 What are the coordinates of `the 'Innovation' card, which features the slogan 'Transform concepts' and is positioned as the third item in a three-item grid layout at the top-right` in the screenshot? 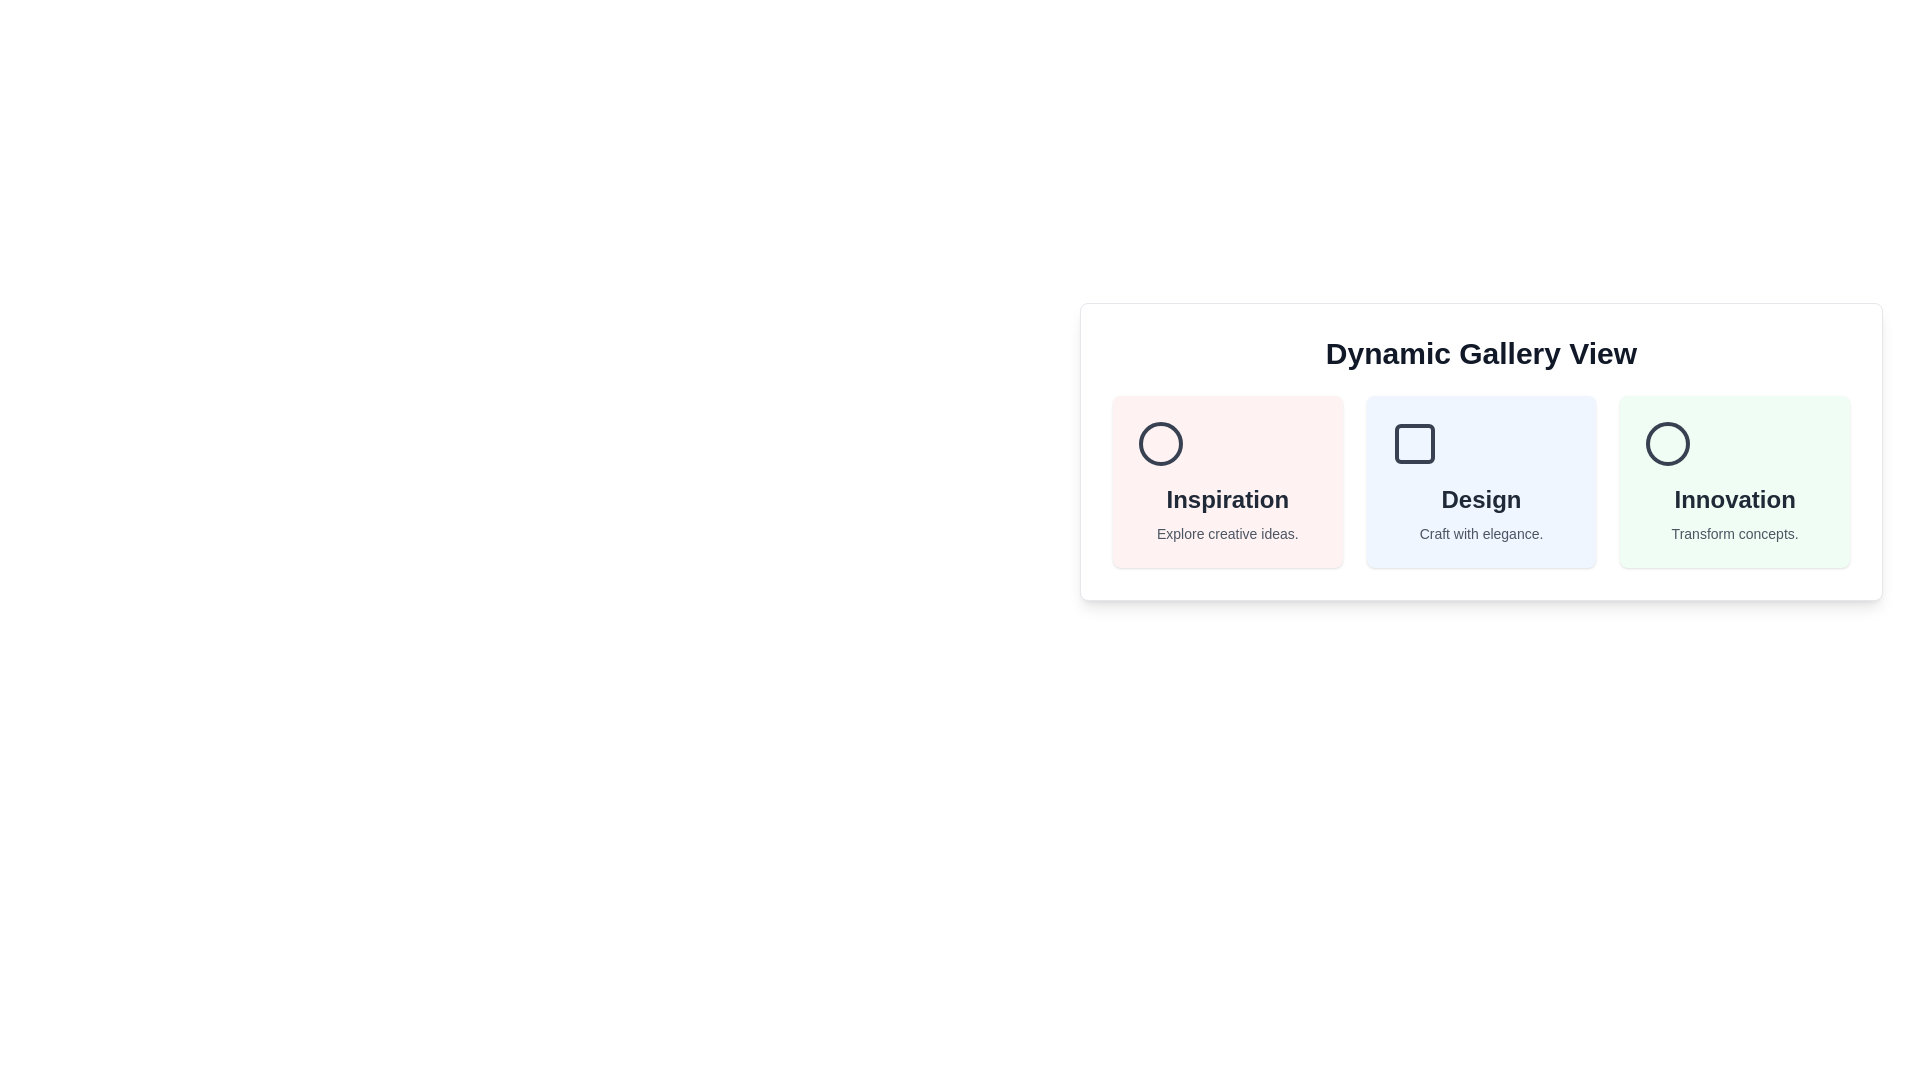 It's located at (1734, 482).